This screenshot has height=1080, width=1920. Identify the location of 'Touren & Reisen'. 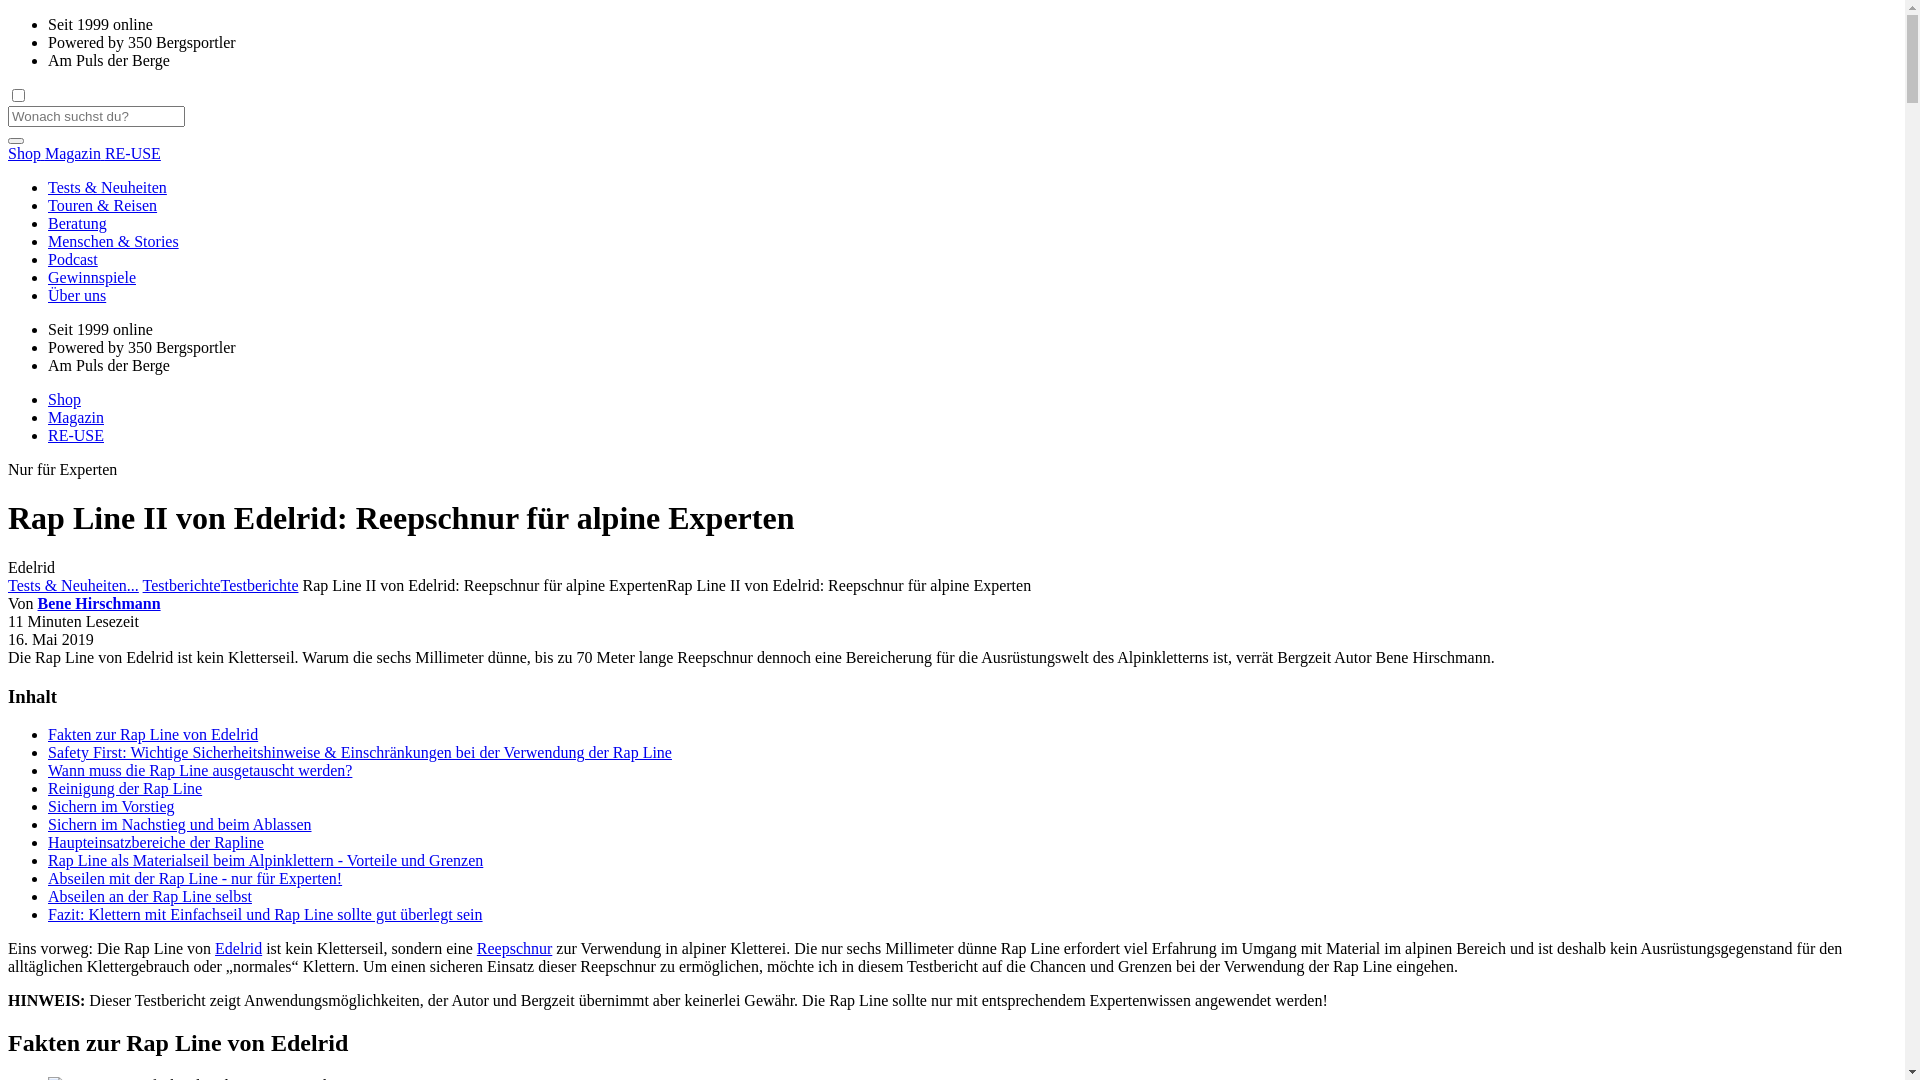
(48, 205).